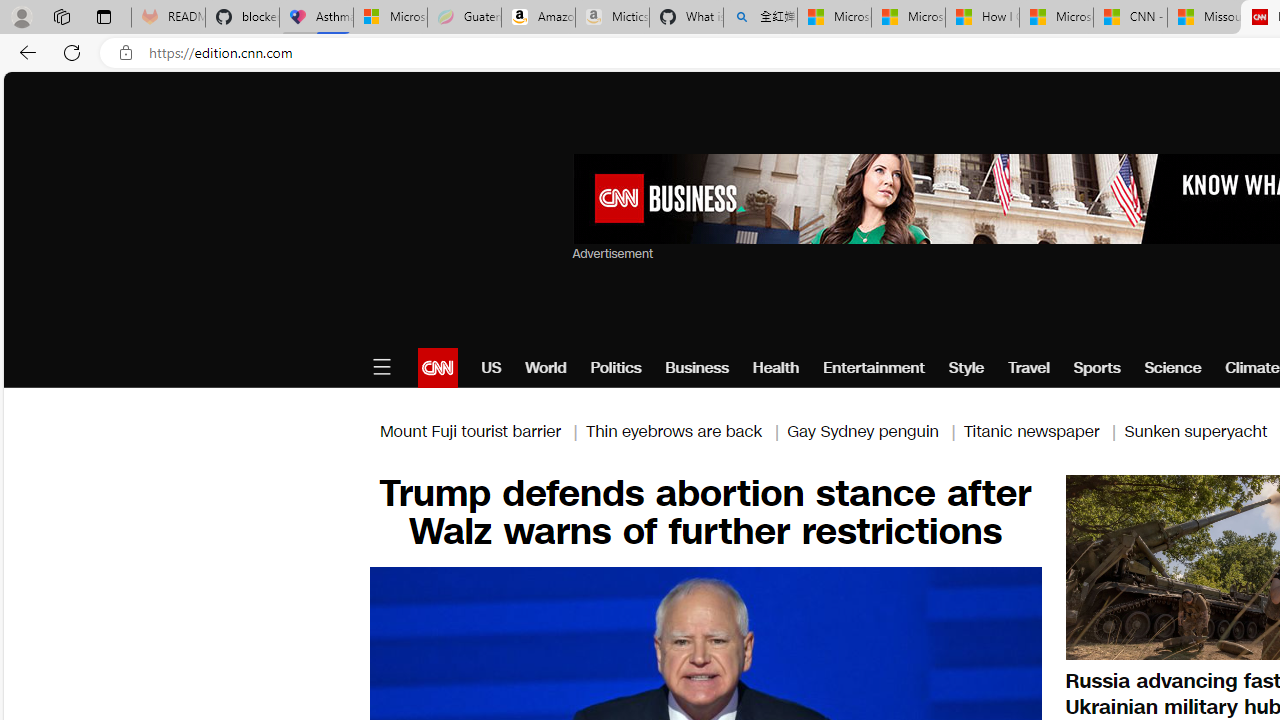 This screenshot has height=720, width=1280. Describe the element at coordinates (982, 17) in the screenshot. I see `'How I Got Rid of Microsoft Edge'` at that location.